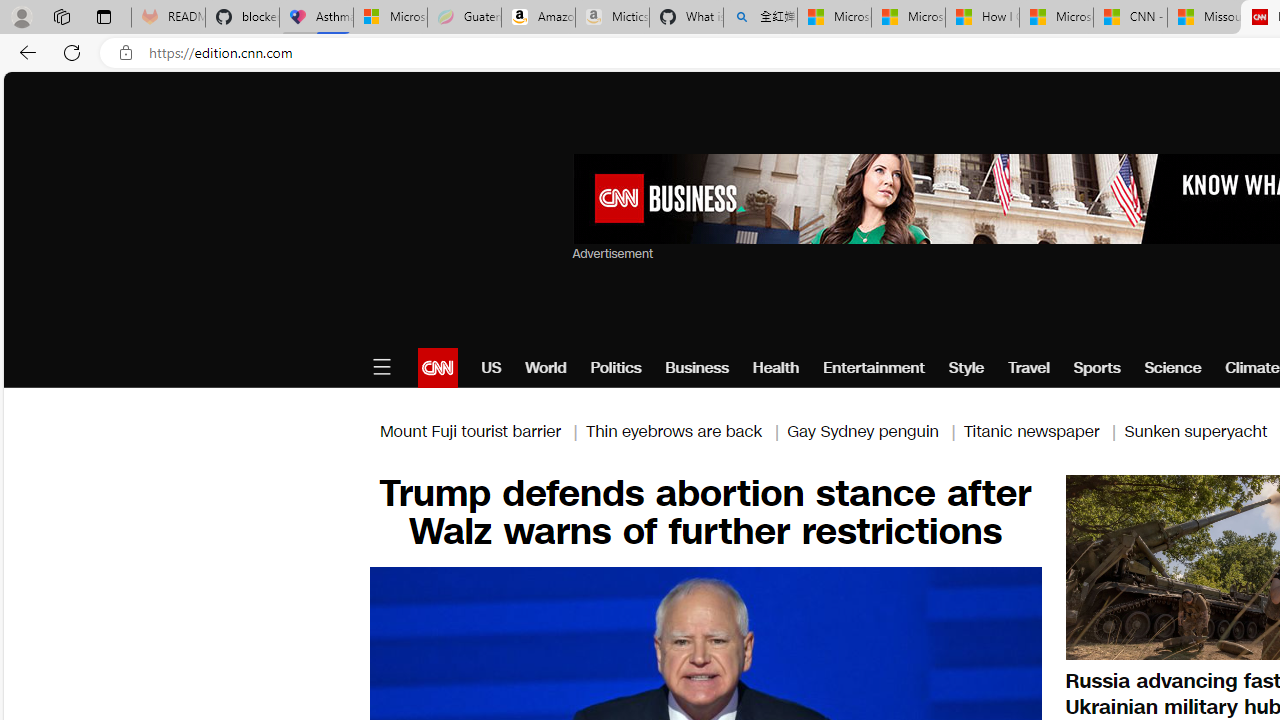 This screenshot has height=720, width=1280. Describe the element at coordinates (982, 17) in the screenshot. I see `'How I Got Rid of Microsoft Edge'` at that location.